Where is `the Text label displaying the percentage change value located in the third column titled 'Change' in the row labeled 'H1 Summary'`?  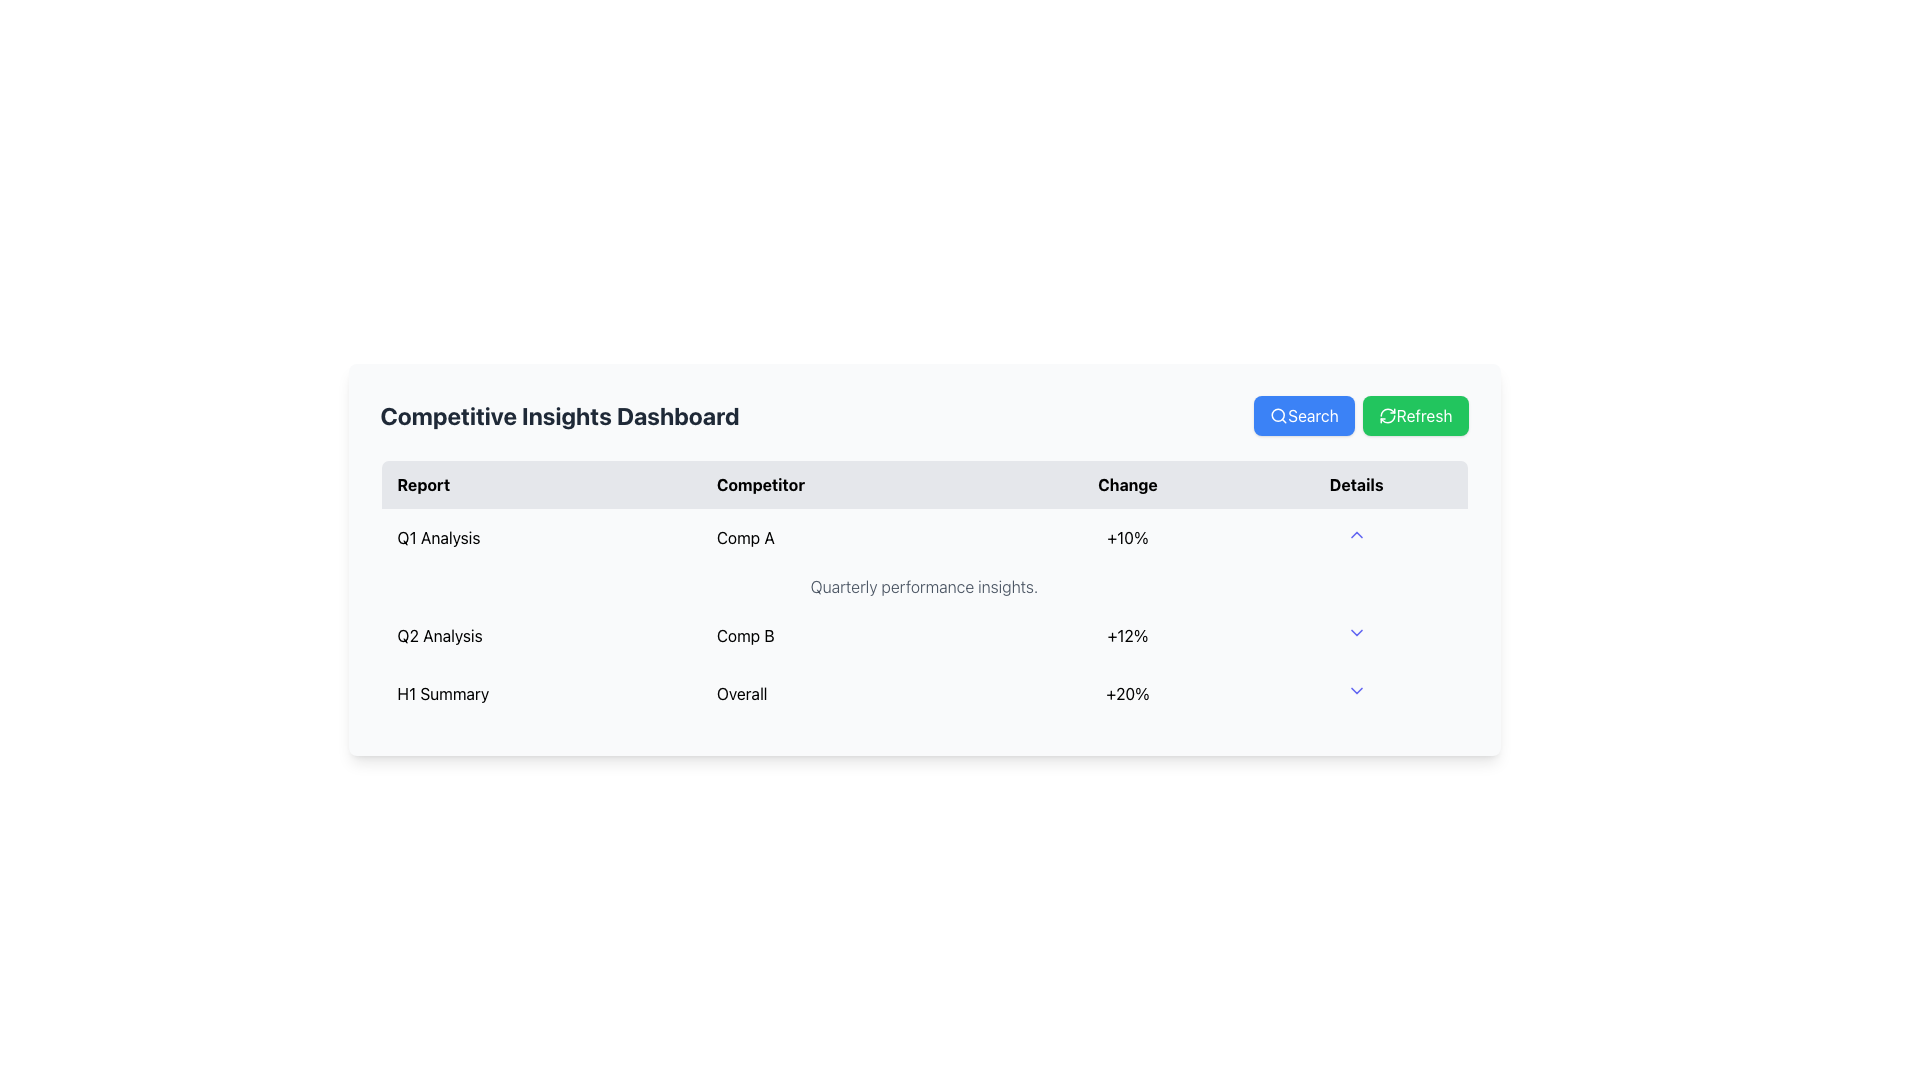
the Text label displaying the percentage change value located in the third column titled 'Change' in the row labeled 'H1 Summary' is located at coordinates (1128, 693).